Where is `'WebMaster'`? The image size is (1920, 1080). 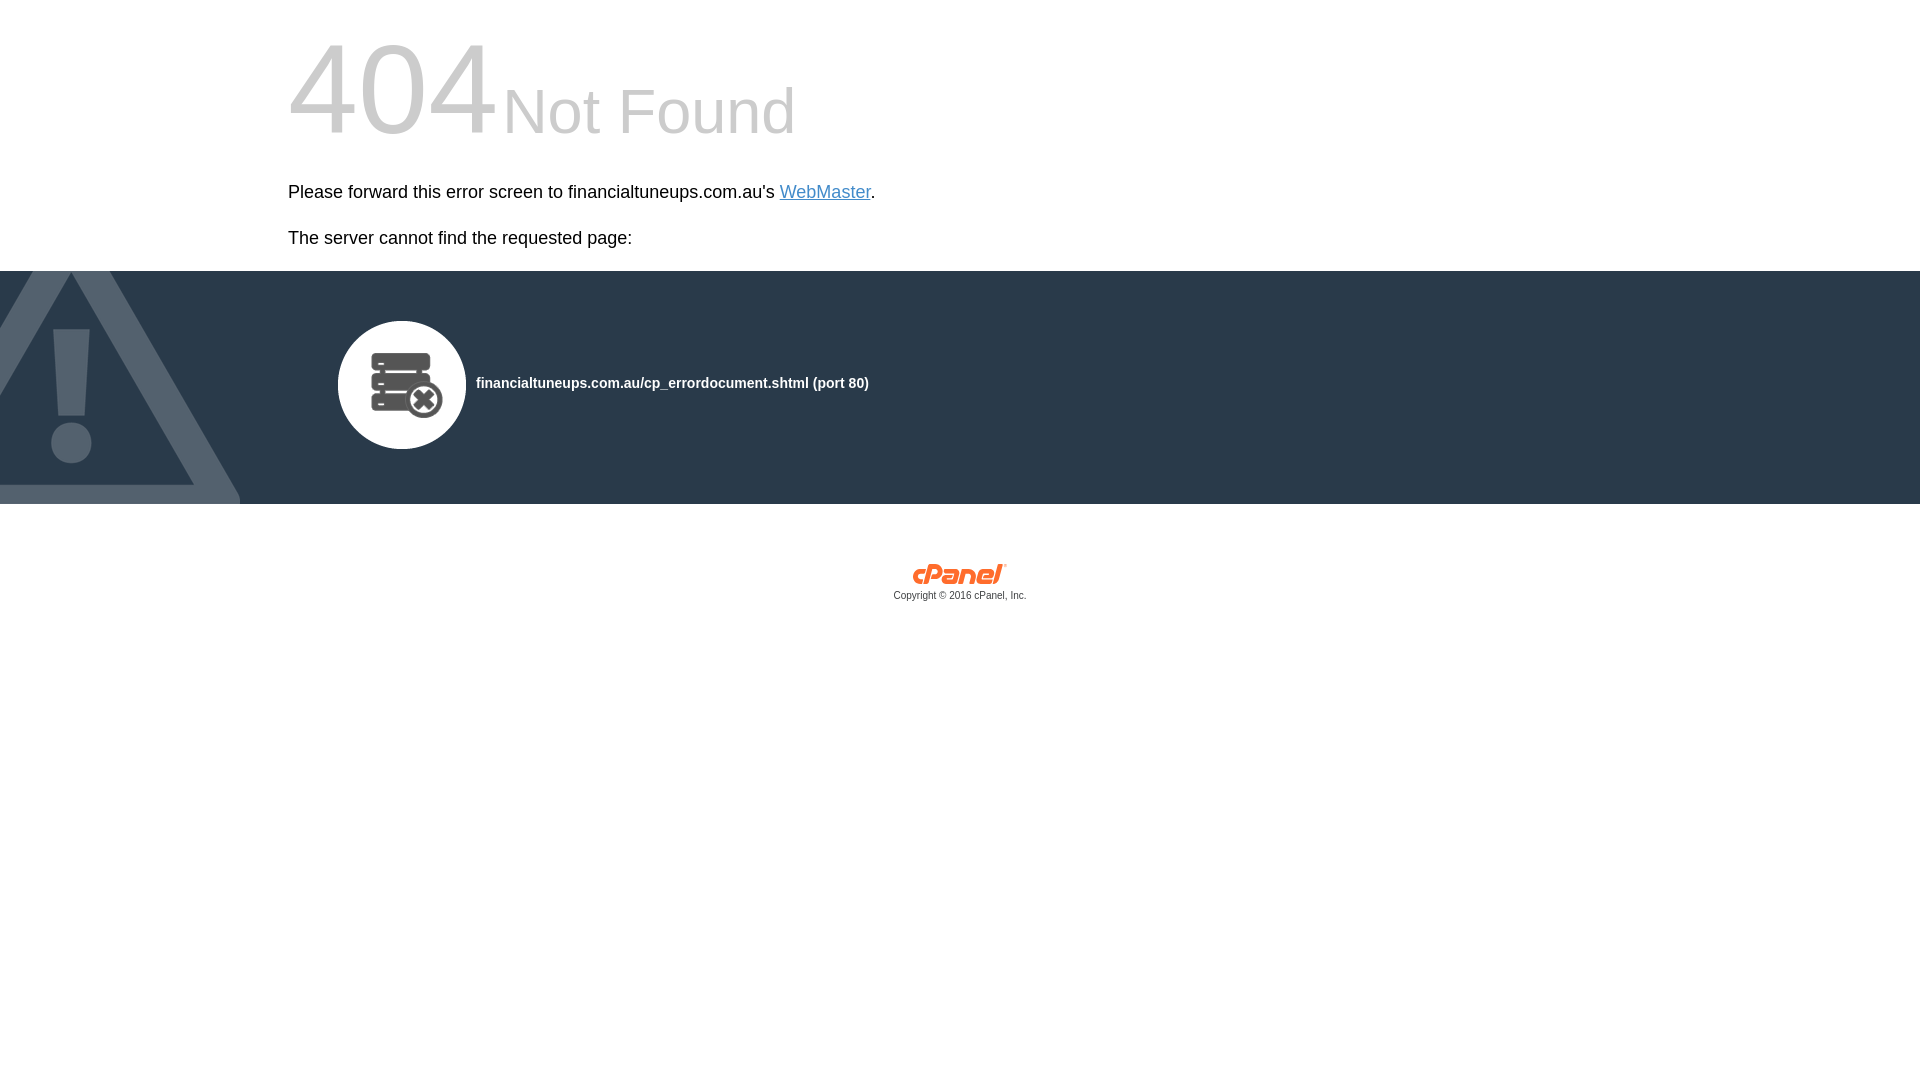 'WebMaster' is located at coordinates (825, 192).